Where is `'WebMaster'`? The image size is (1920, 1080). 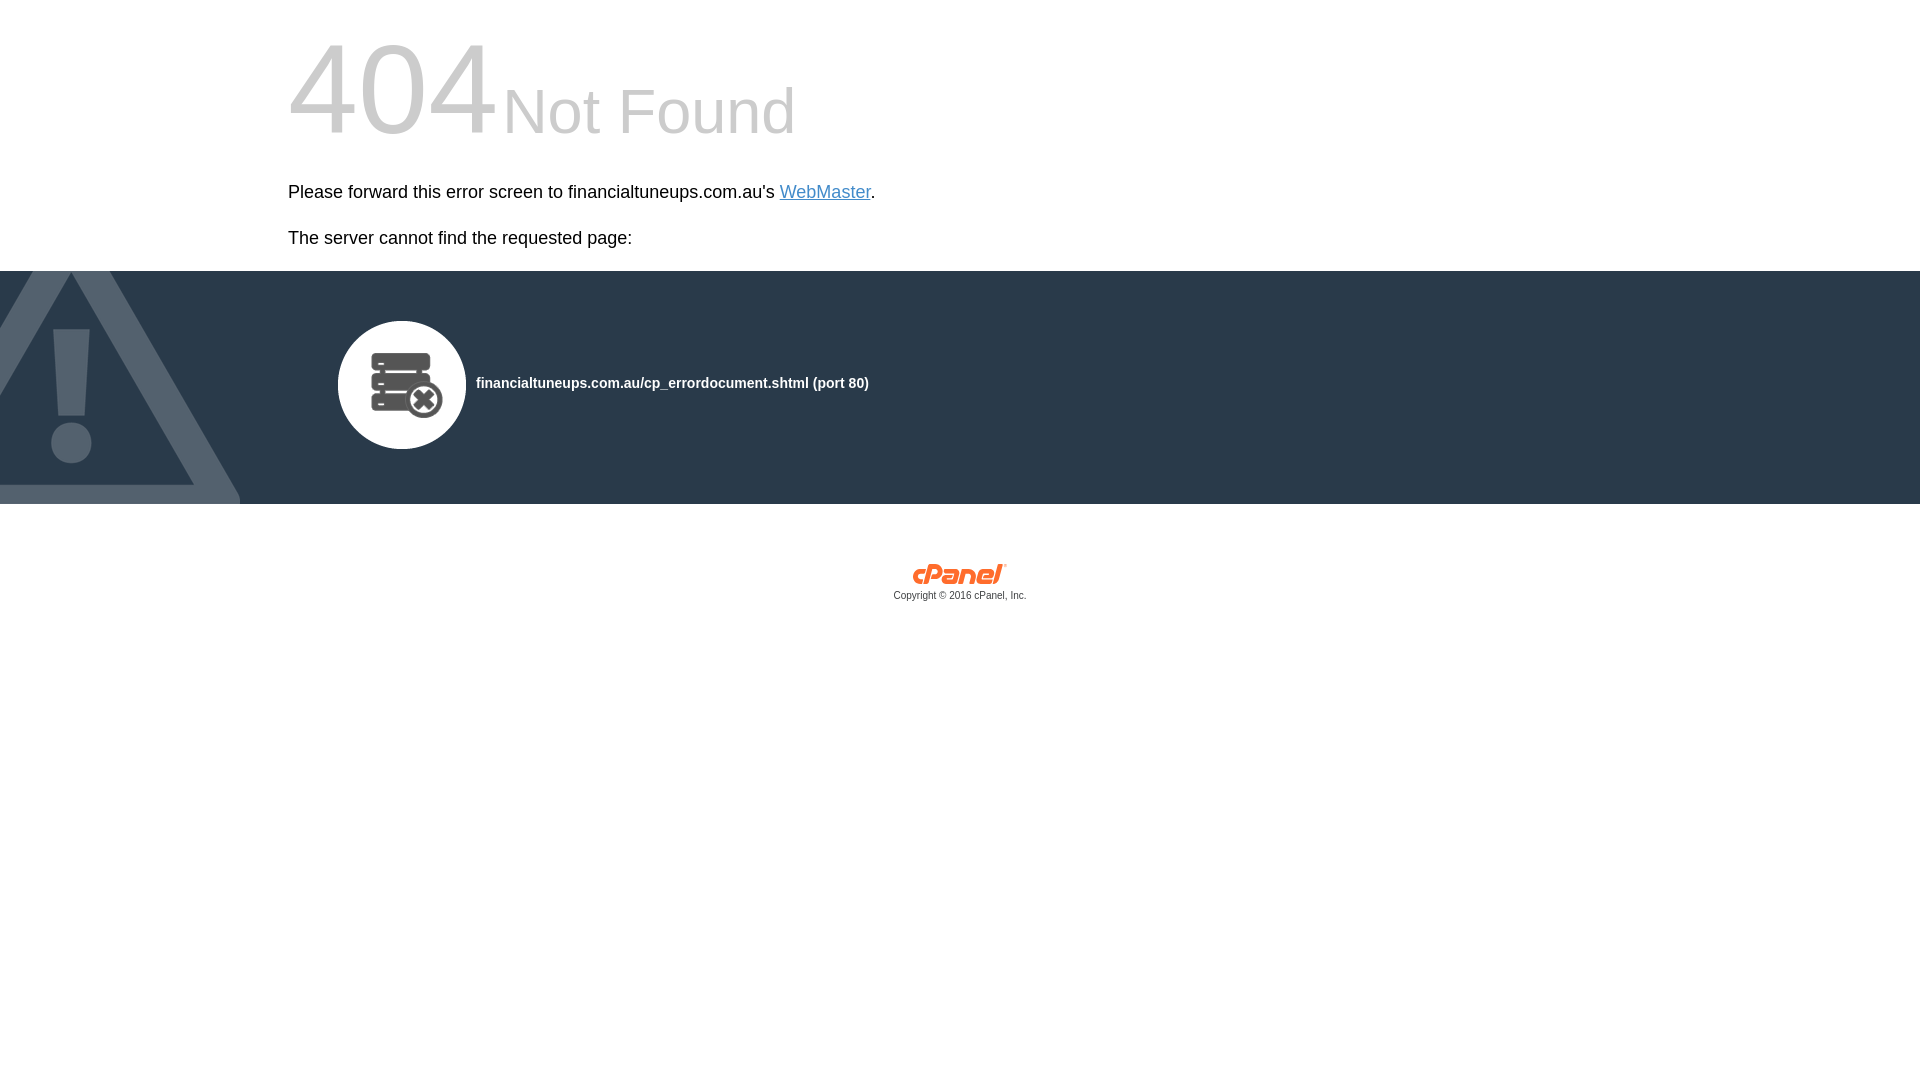 'WebMaster' is located at coordinates (825, 192).